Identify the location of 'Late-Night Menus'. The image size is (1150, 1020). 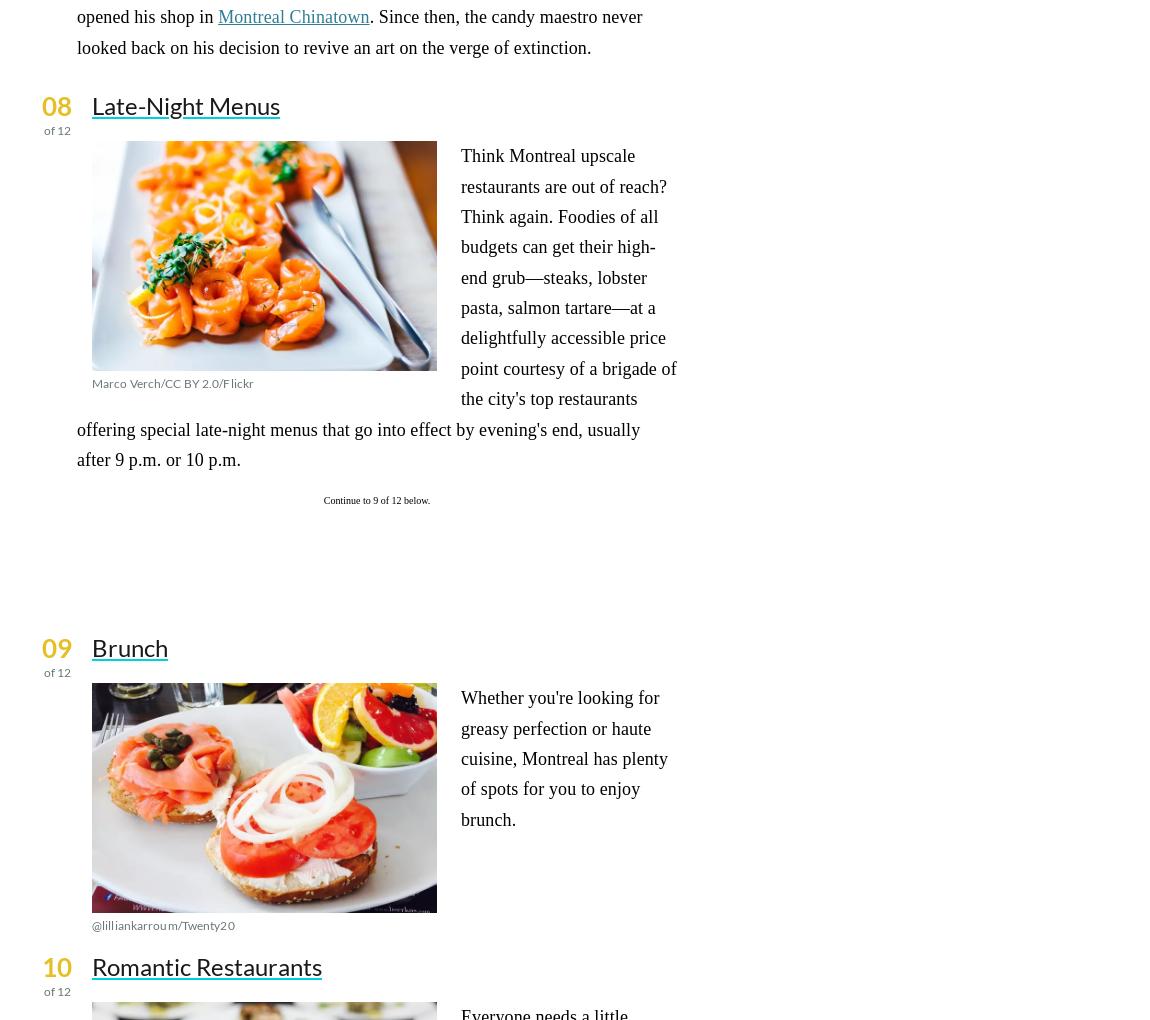
(184, 104).